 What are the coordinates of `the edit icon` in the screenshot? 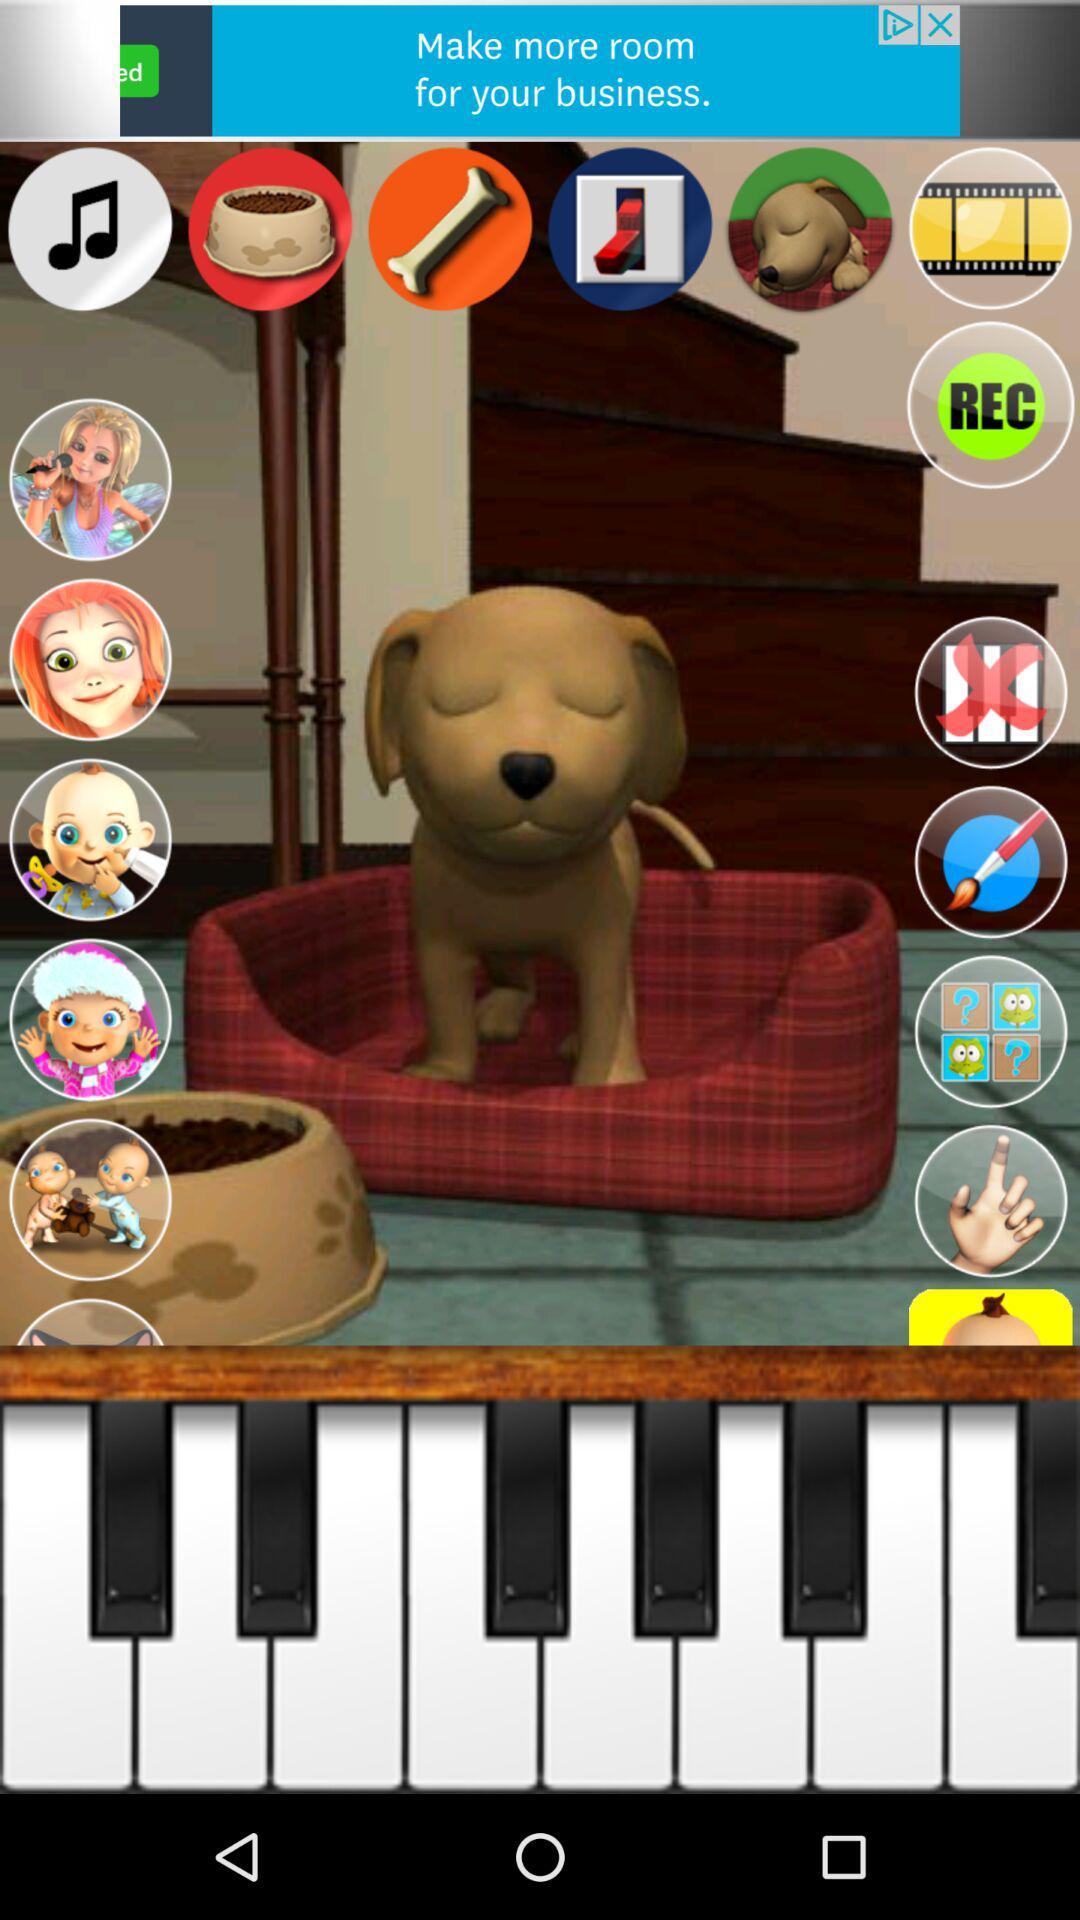 It's located at (990, 922).